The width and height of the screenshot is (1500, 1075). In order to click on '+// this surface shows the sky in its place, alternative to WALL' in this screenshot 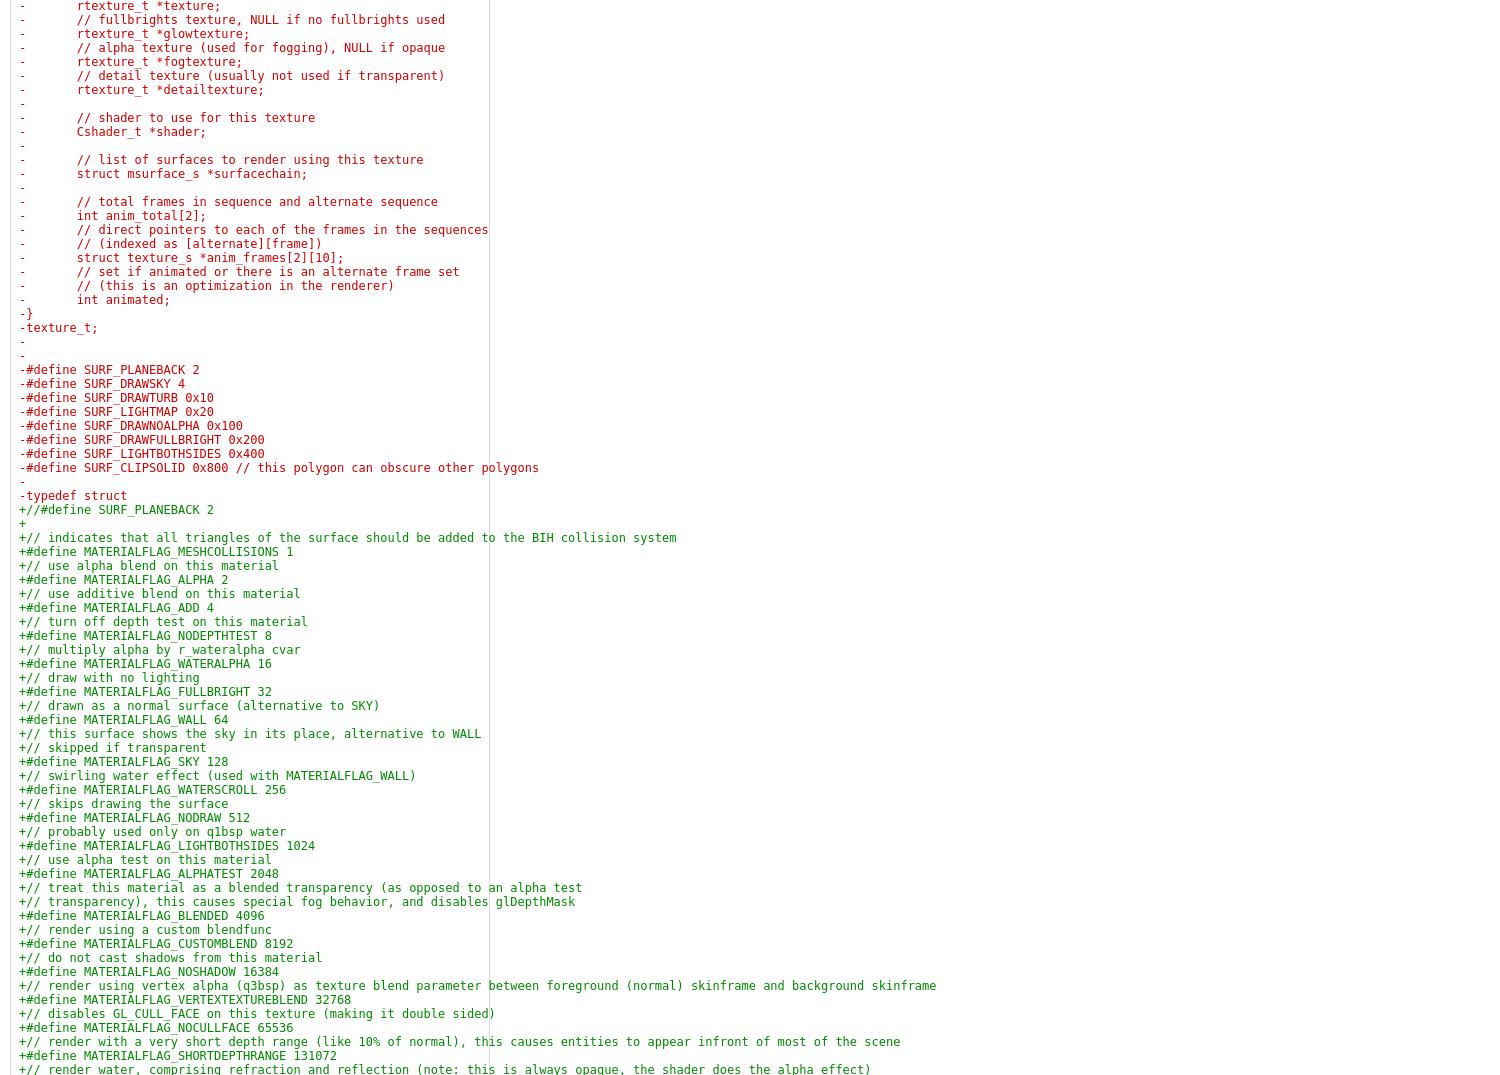, I will do `click(250, 734)`.